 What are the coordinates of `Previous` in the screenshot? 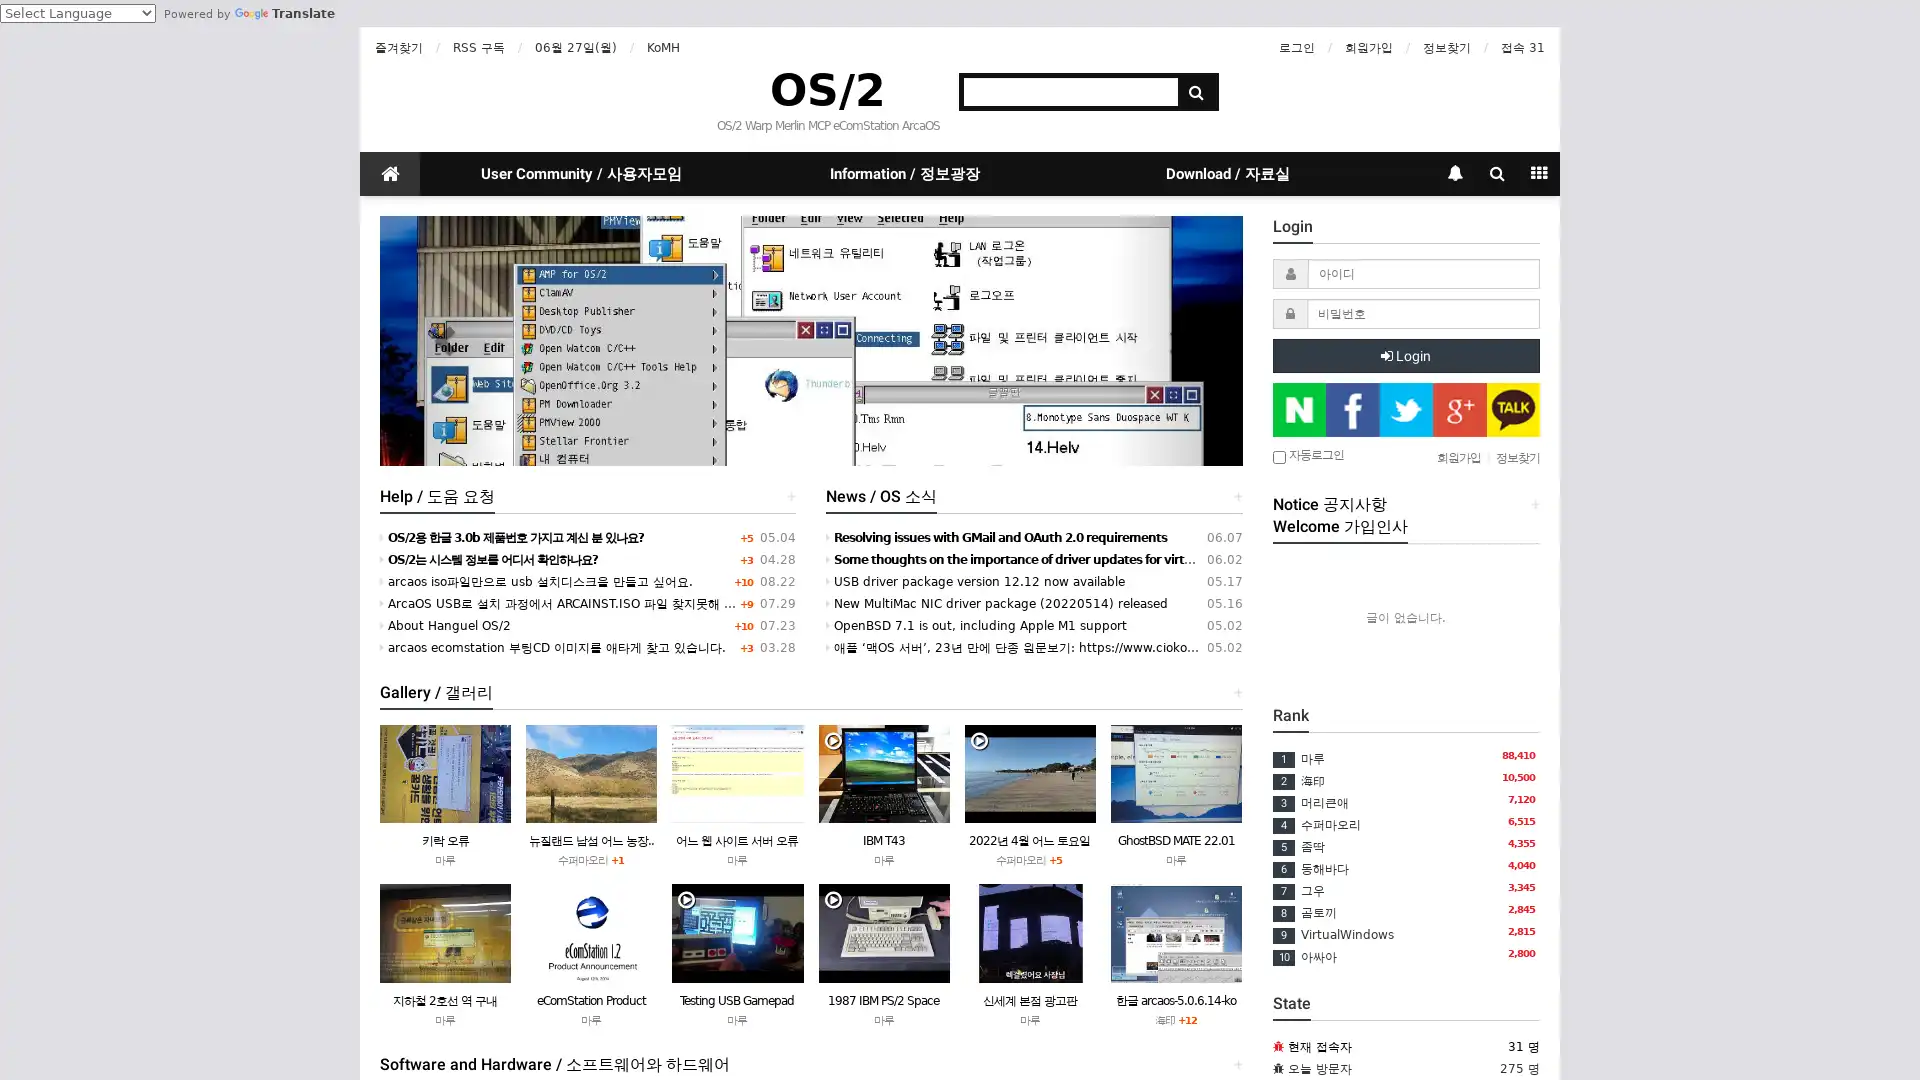 It's located at (443, 339).